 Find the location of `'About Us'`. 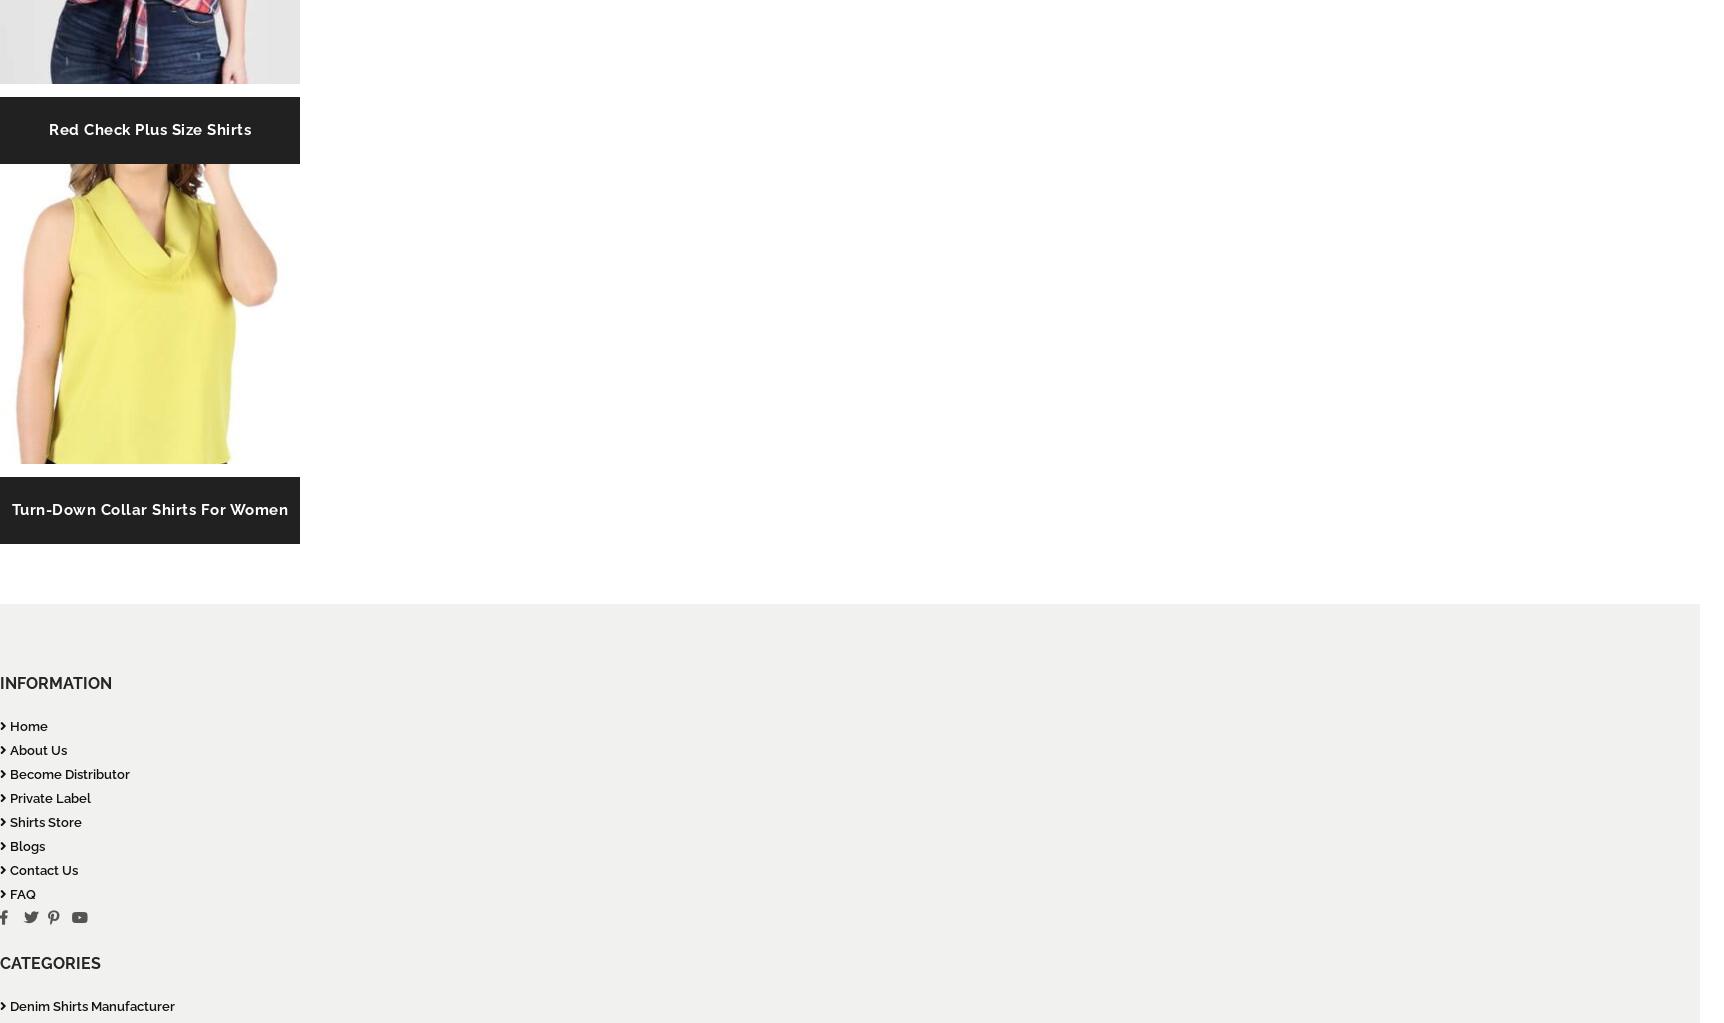

'About Us' is located at coordinates (37, 749).